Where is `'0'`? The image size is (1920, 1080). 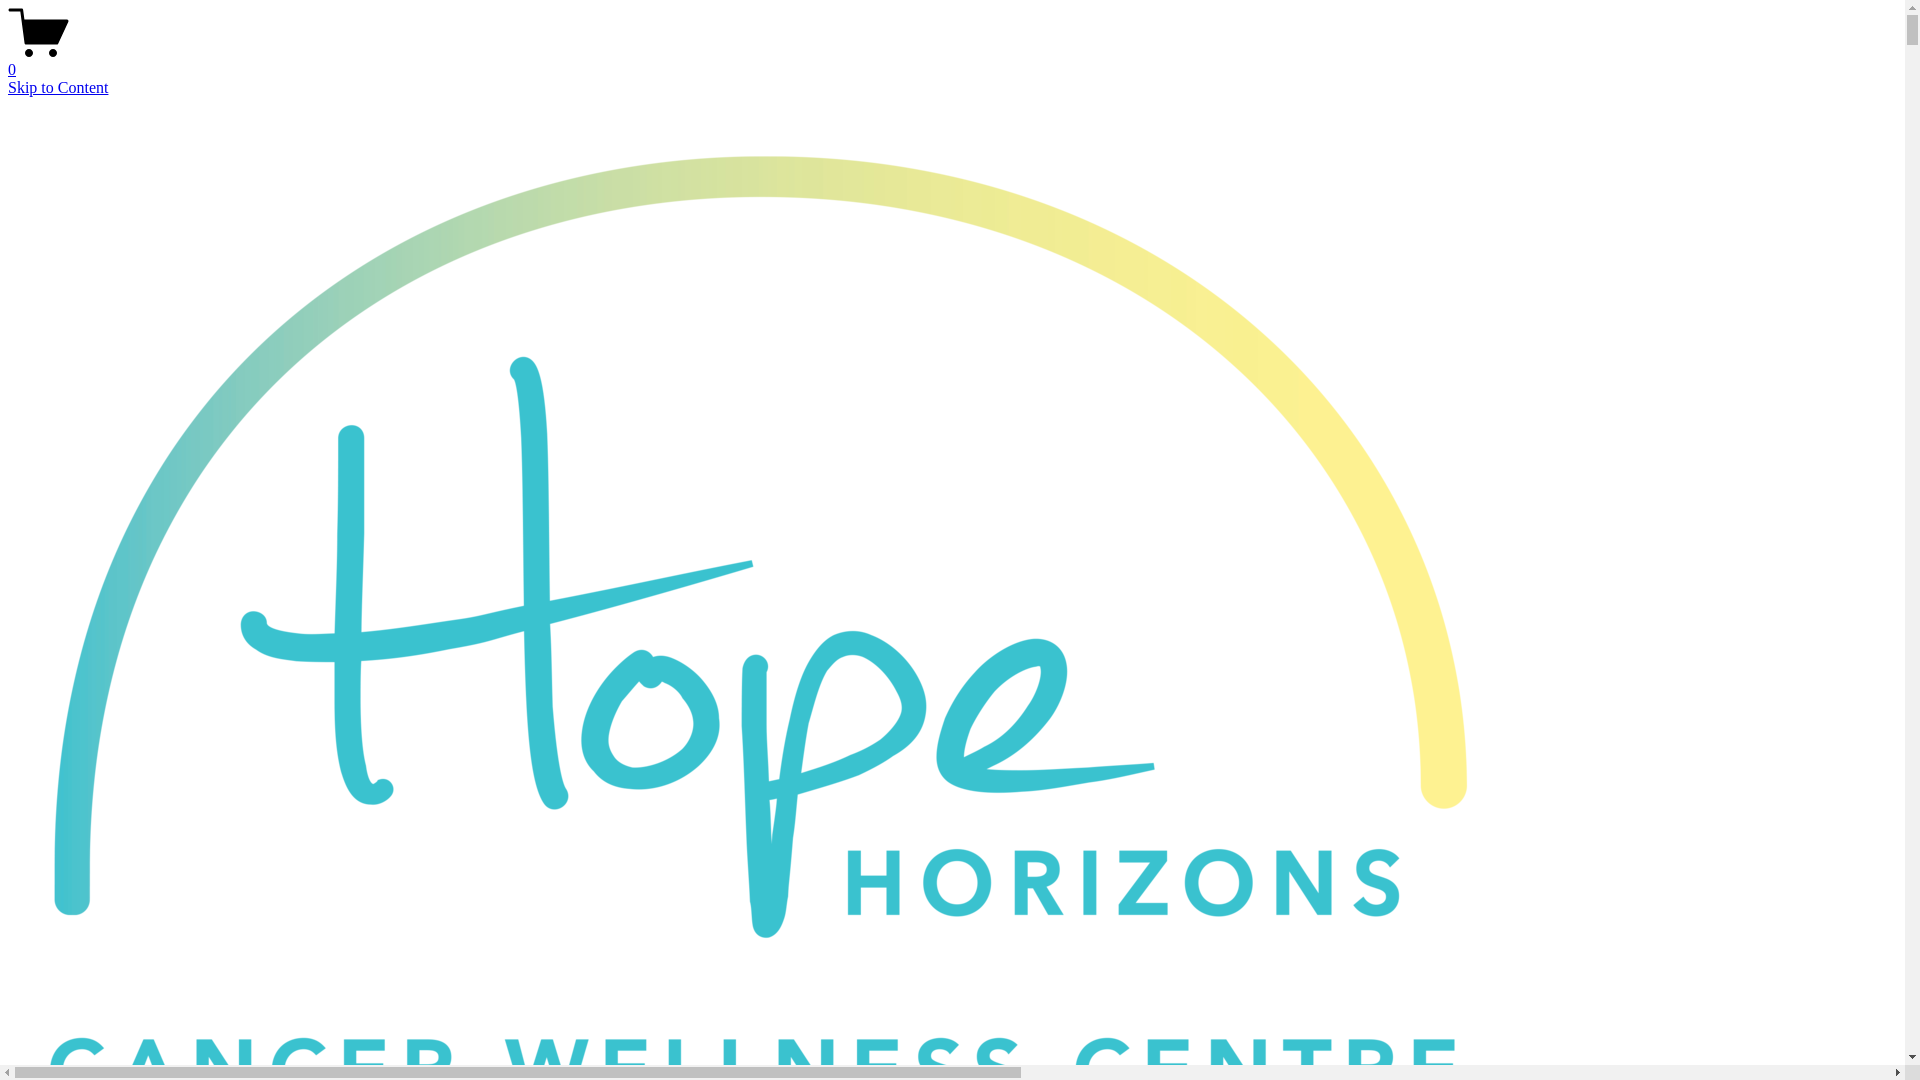
'0' is located at coordinates (8, 60).